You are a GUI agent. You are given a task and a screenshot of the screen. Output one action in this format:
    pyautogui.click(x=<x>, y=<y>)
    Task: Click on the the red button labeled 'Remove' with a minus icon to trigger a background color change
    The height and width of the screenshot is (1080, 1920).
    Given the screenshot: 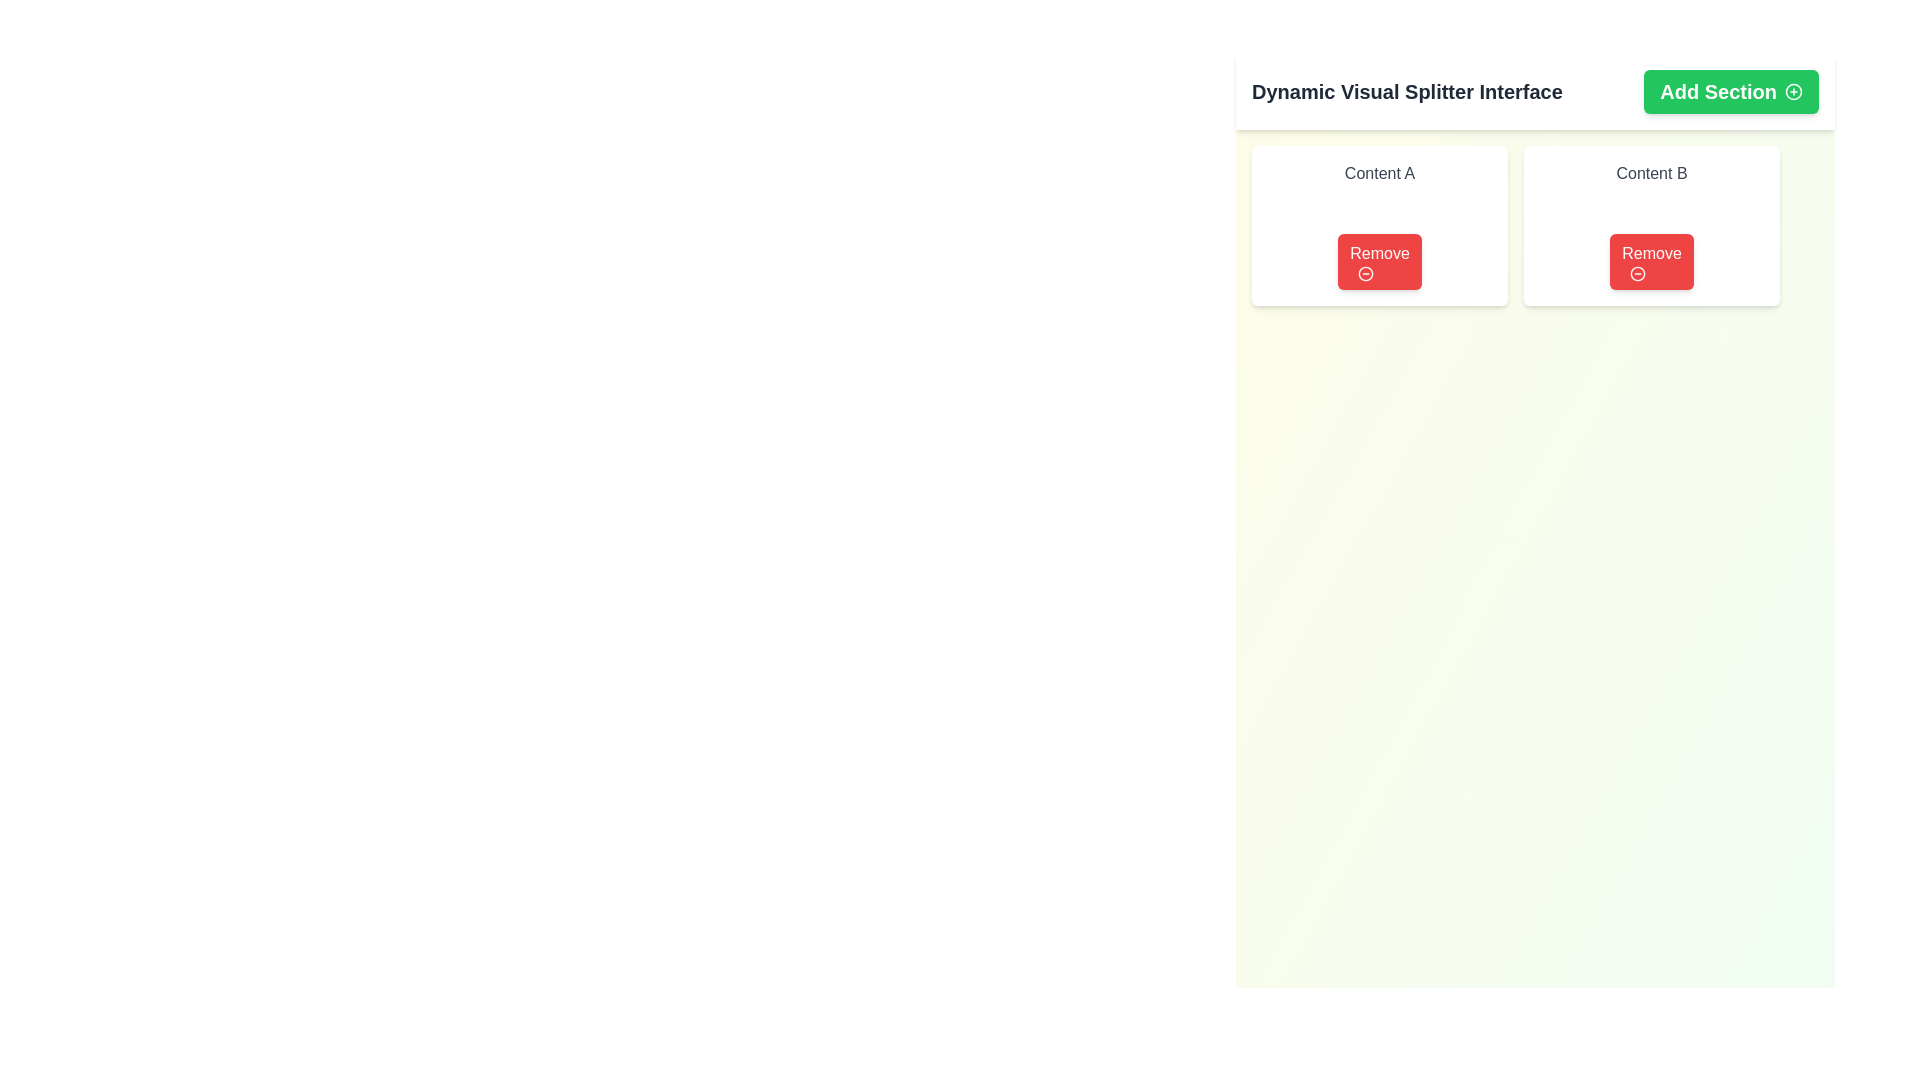 What is the action you would take?
    pyautogui.click(x=1651, y=261)
    